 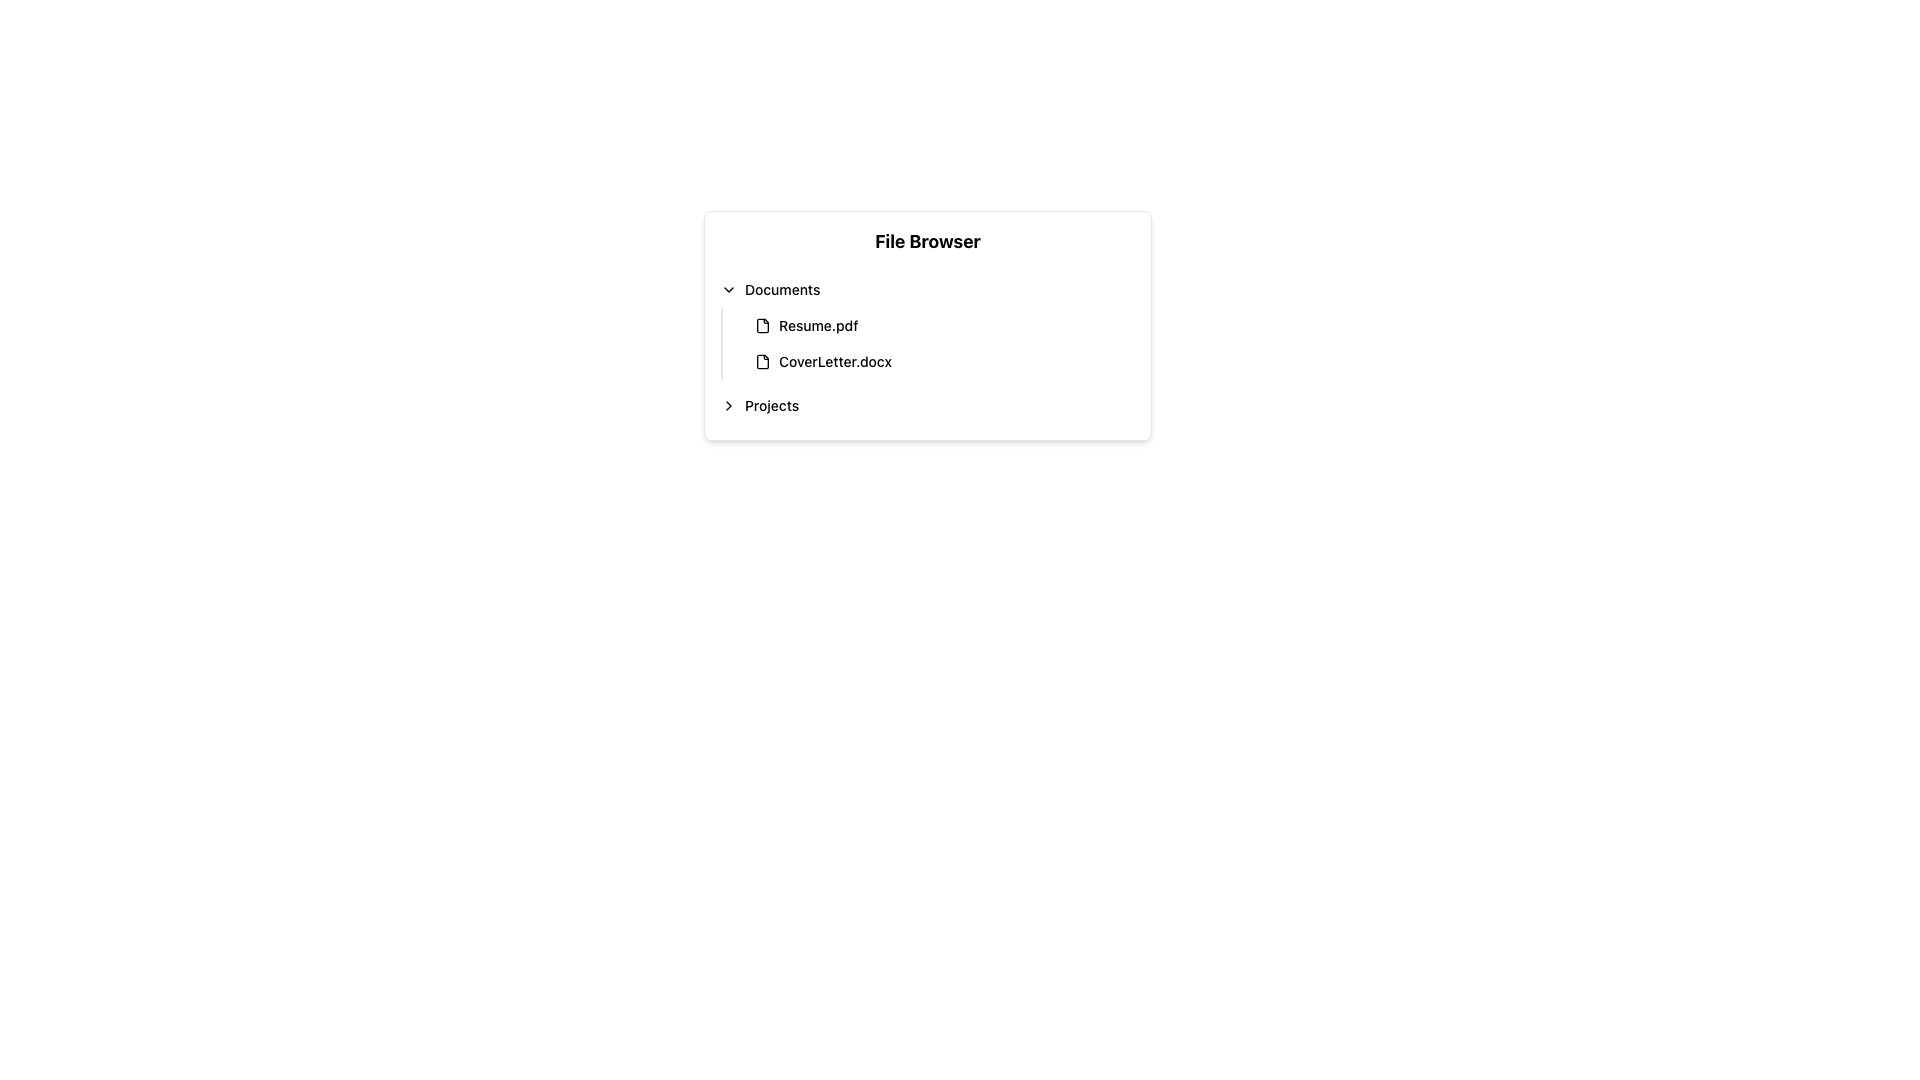 I want to click on the file name 'CoverLetter.docx' in the Documents folder, so click(x=835, y=362).